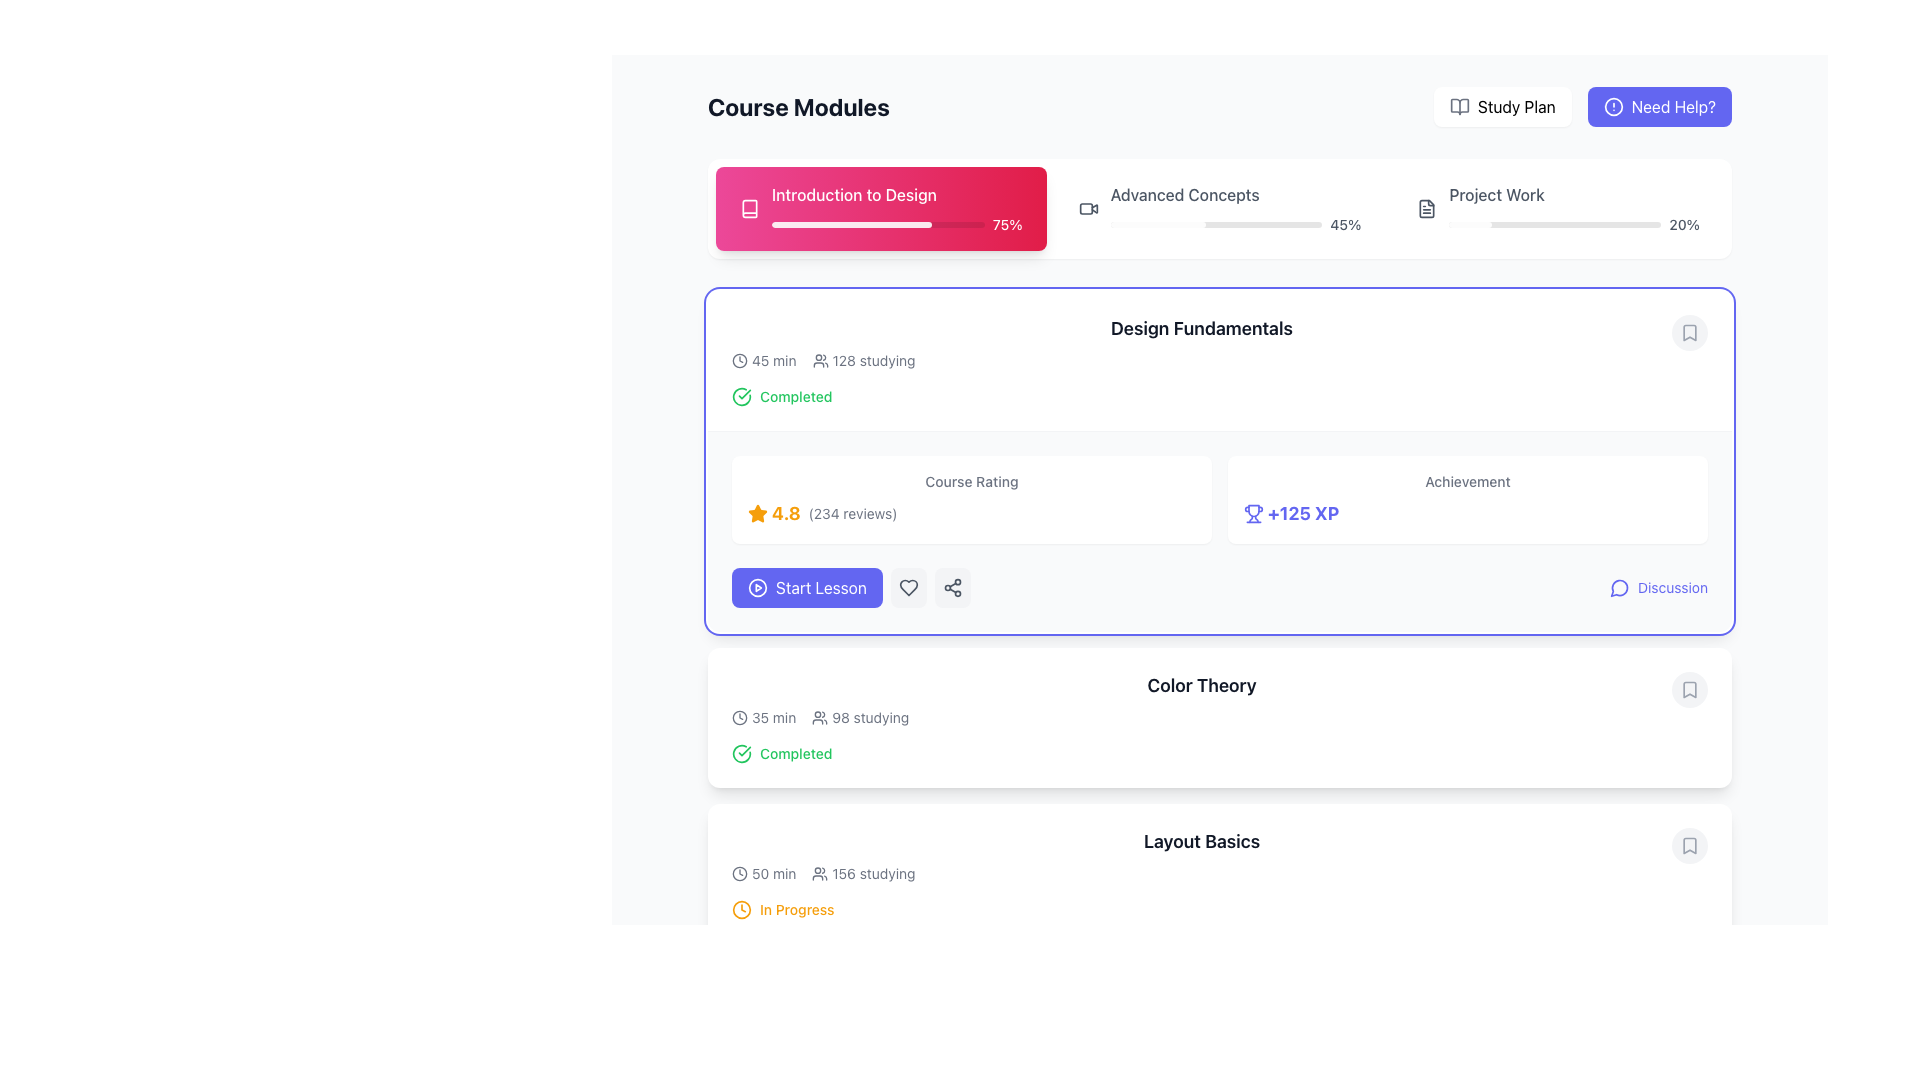 This screenshot has height=1080, width=1920. Describe the element at coordinates (1673, 107) in the screenshot. I see `the text element saying 'Need Help?' which is styled with white font color and placed within a blue rectangular button in the top-right corner of the application` at that location.